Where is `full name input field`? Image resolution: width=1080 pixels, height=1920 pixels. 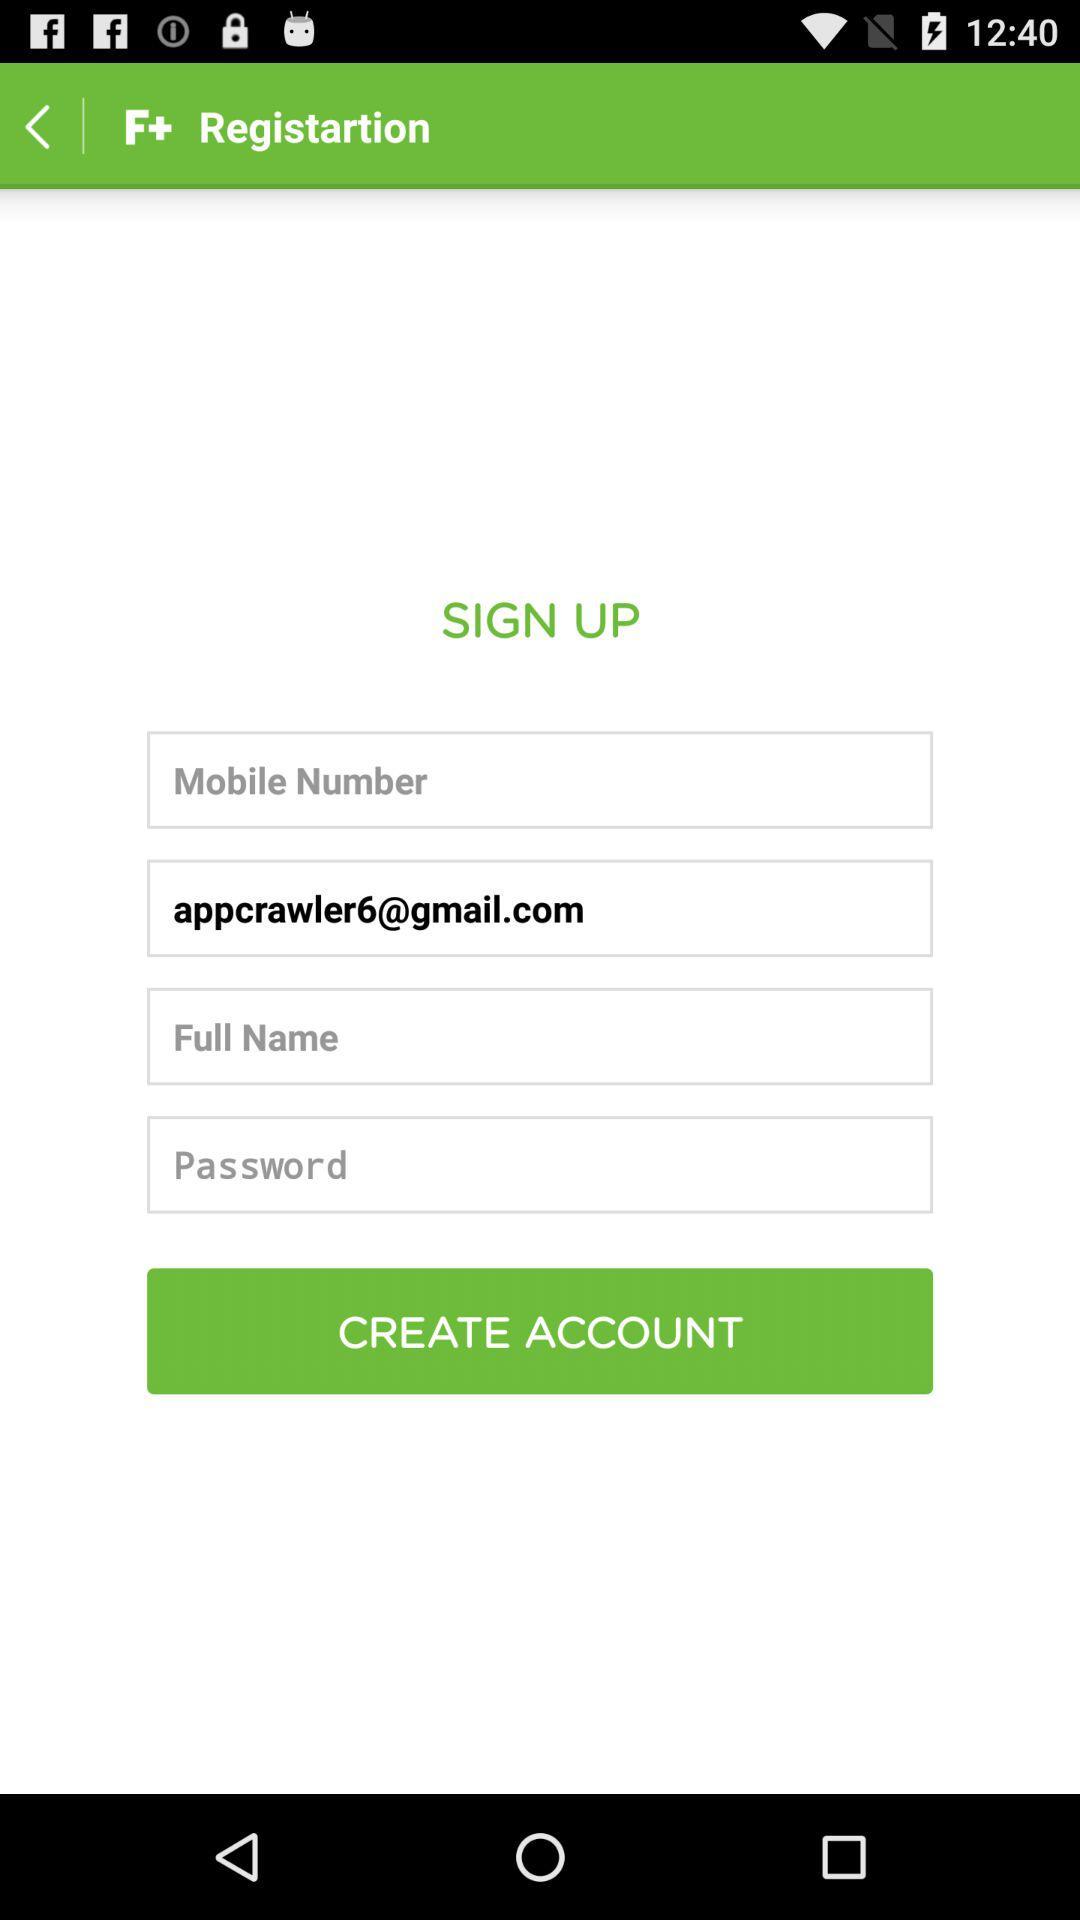 full name input field is located at coordinates (540, 1036).